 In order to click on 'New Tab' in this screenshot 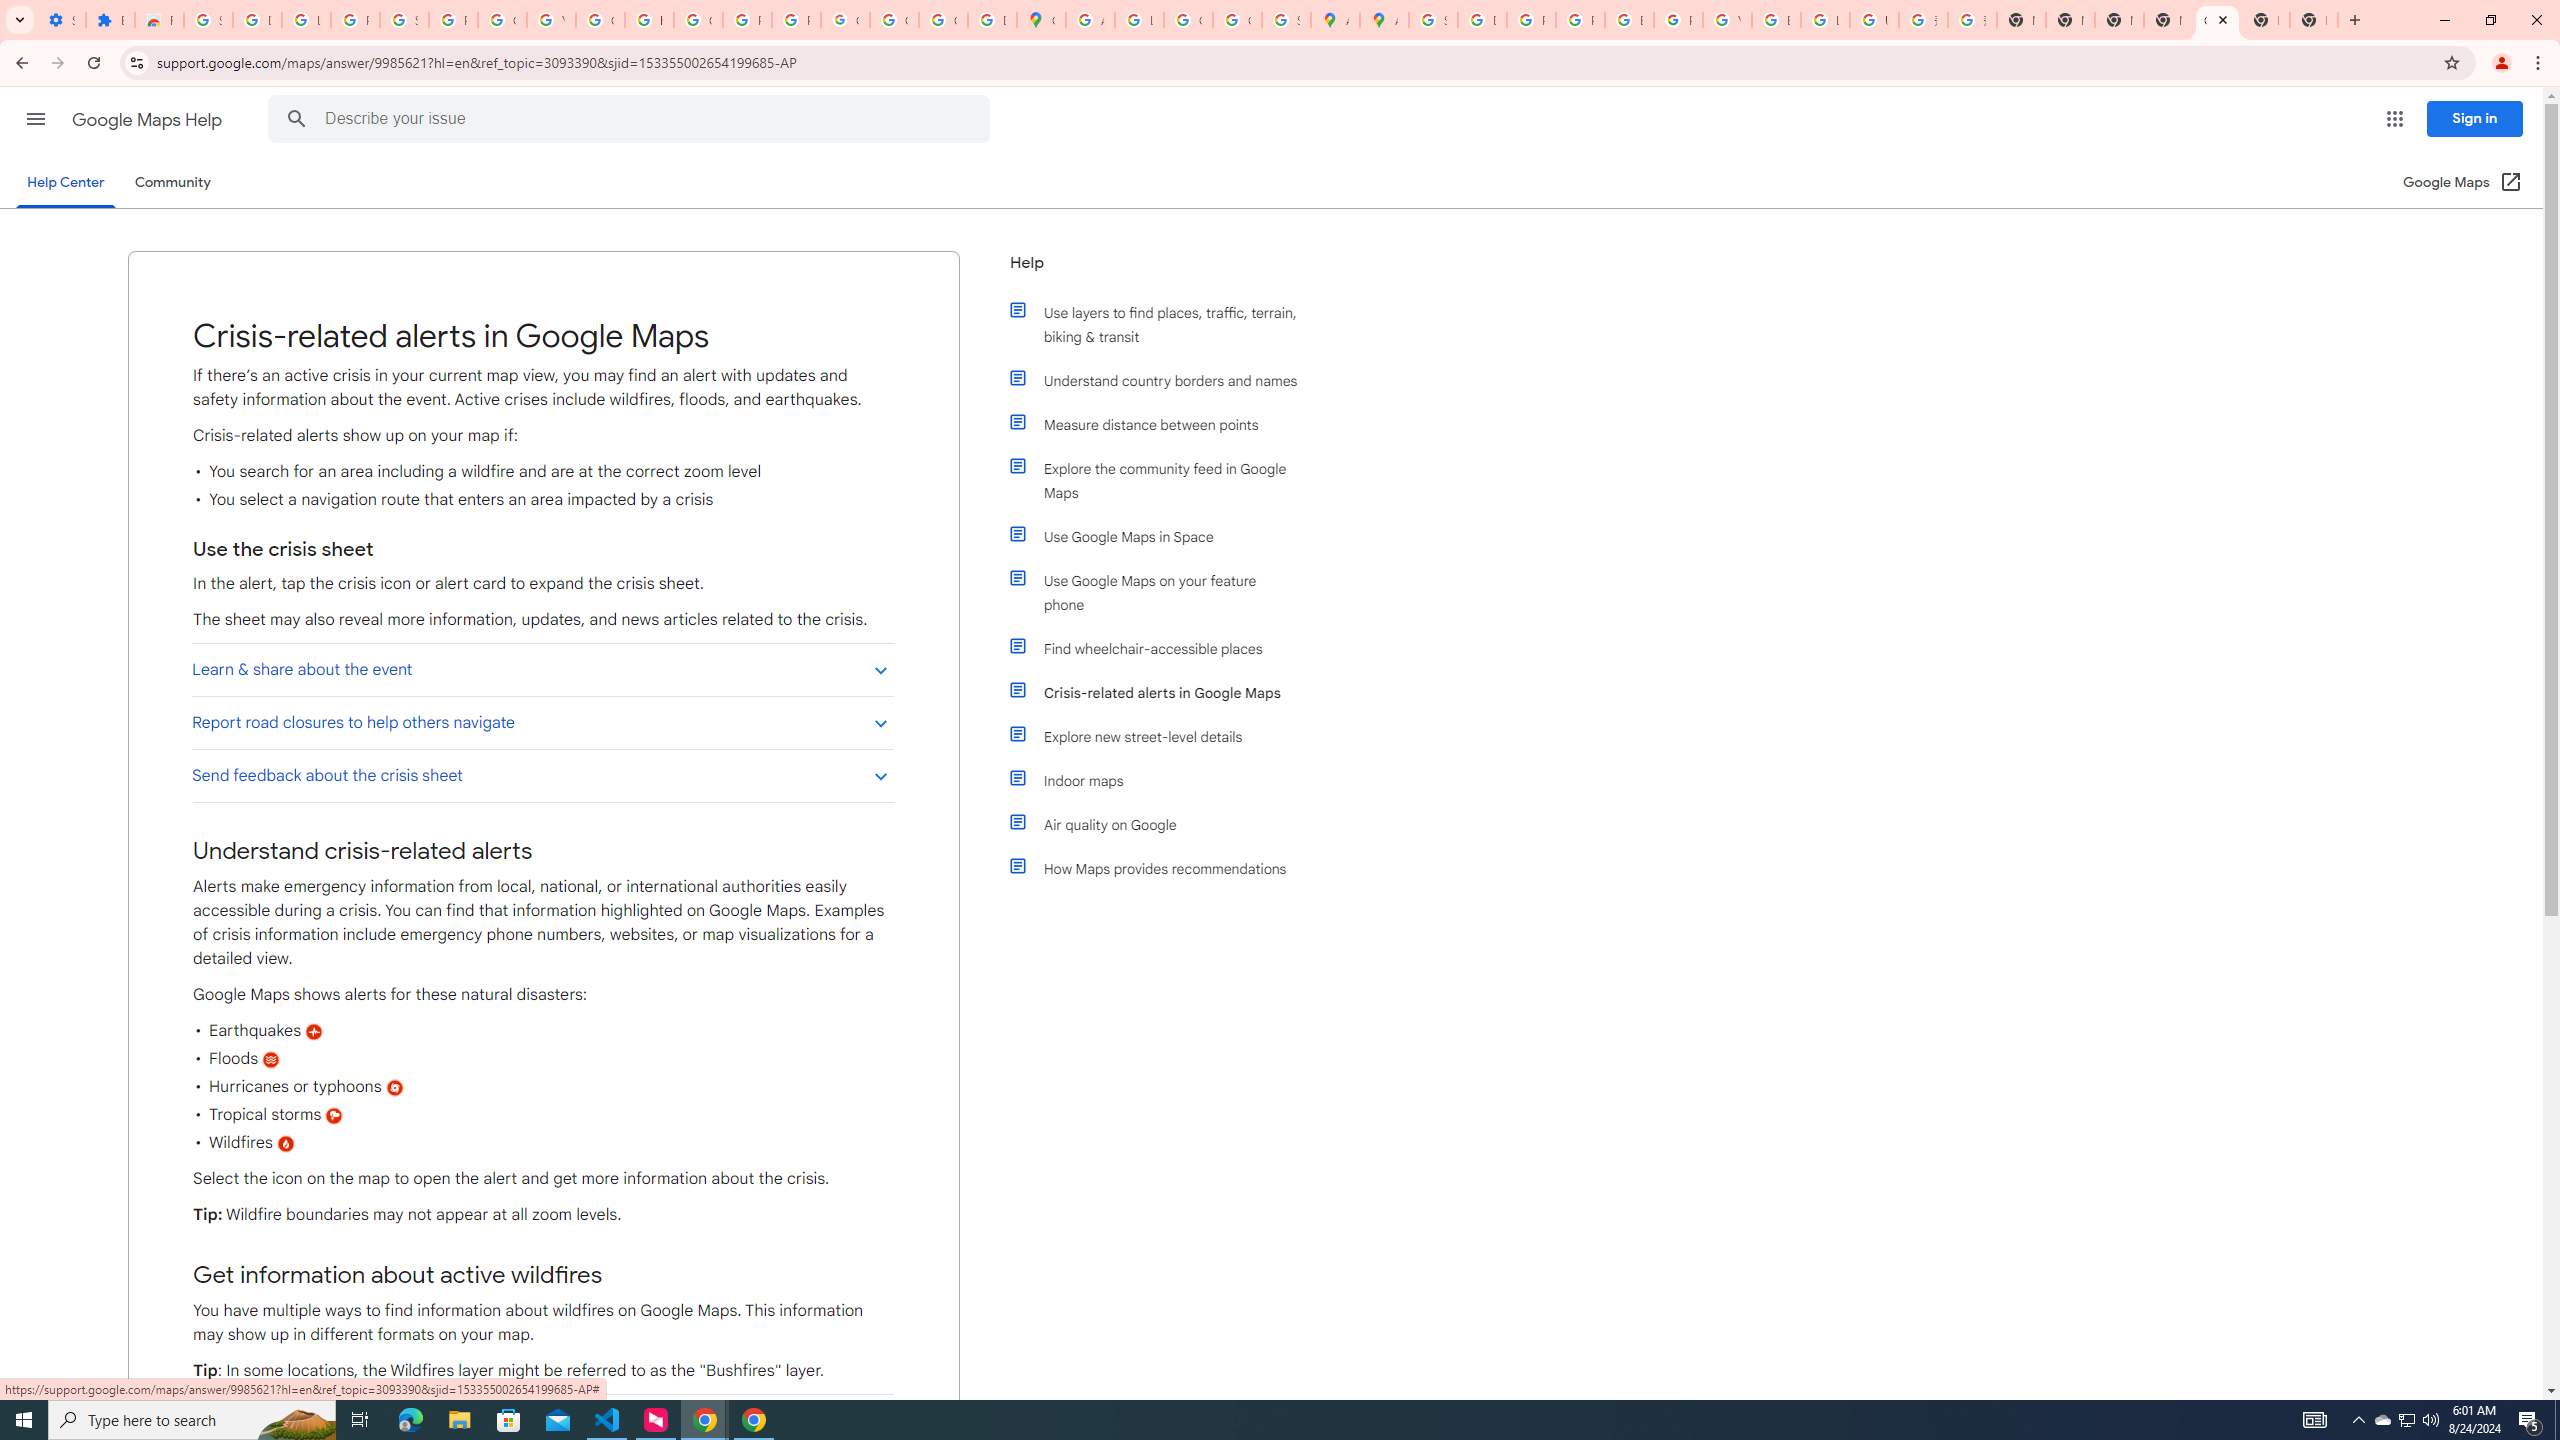, I will do `click(2314, 19)`.